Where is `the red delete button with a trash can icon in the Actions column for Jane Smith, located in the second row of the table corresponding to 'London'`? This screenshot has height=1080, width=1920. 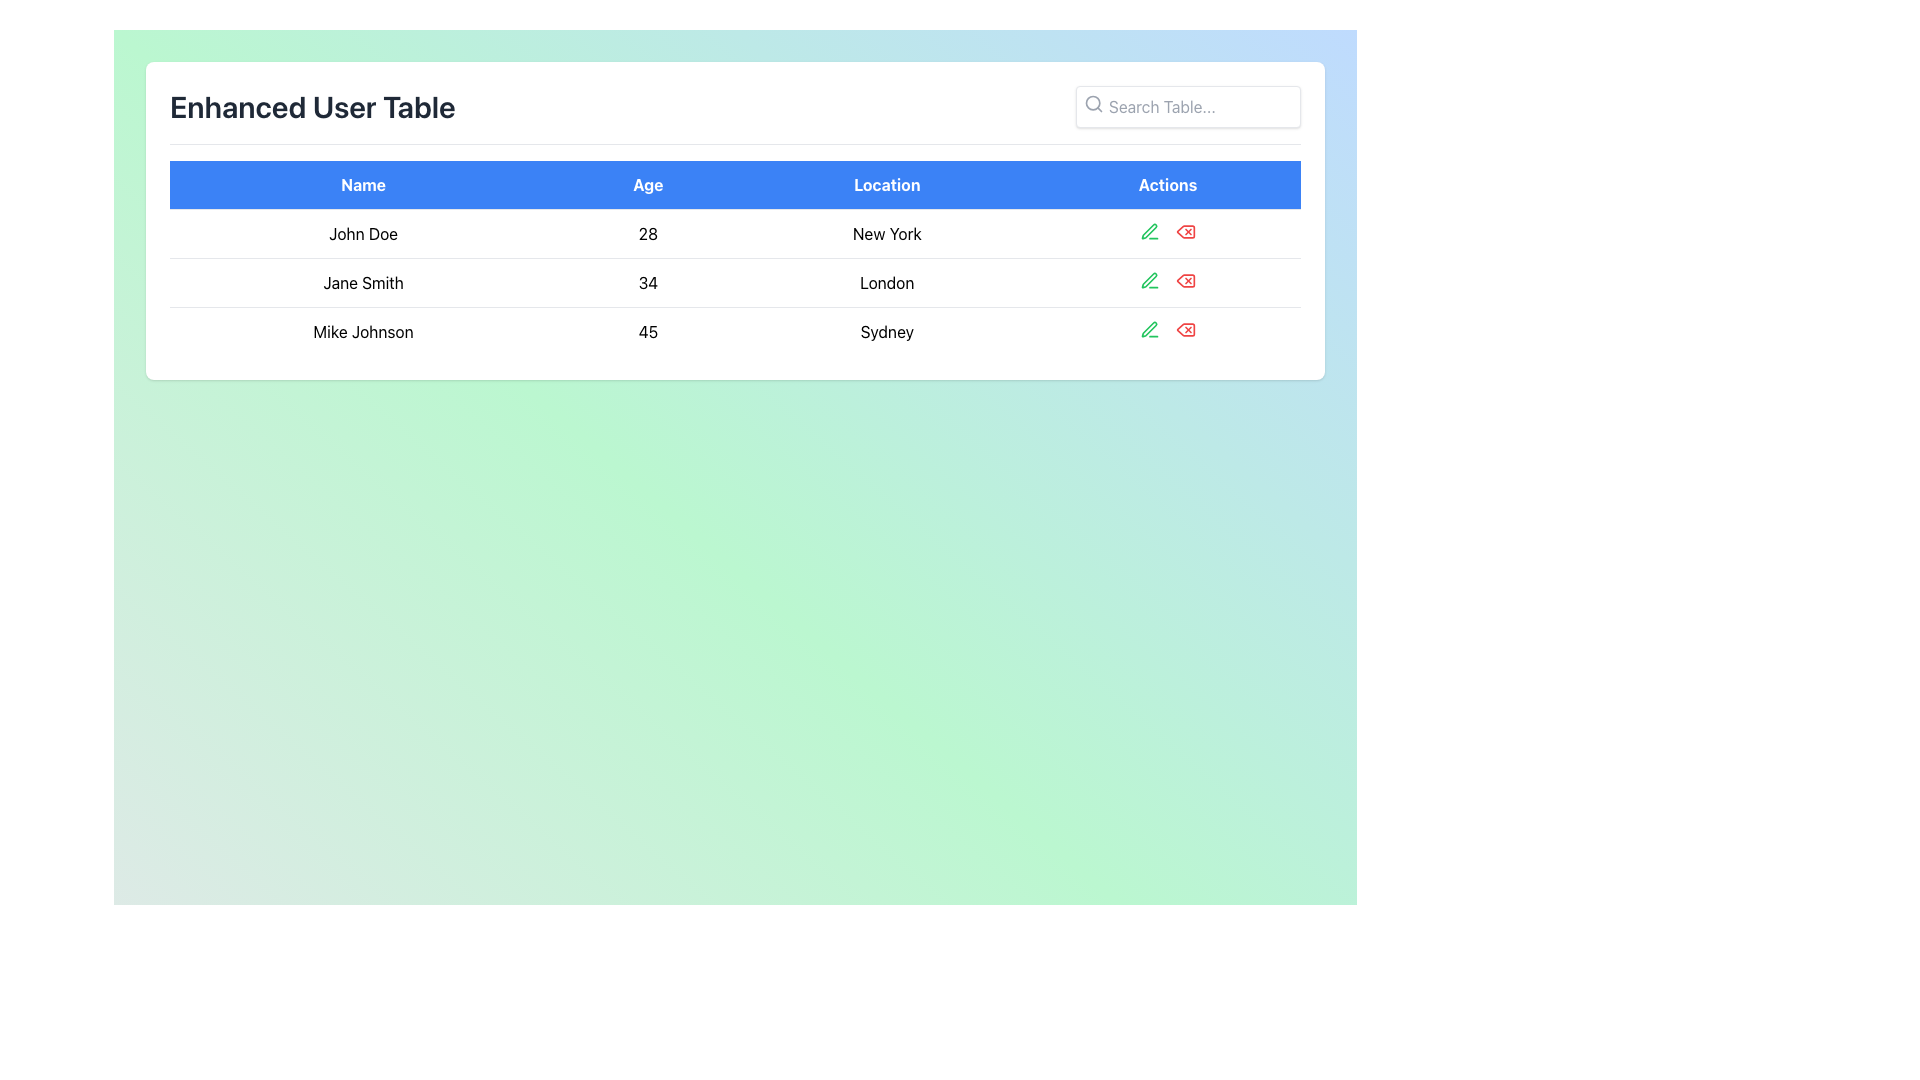
the red delete button with a trash can icon in the Actions column for Jane Smith, located in the second row of the table corresponding to 'London' is located at coordinates (1185, 281).